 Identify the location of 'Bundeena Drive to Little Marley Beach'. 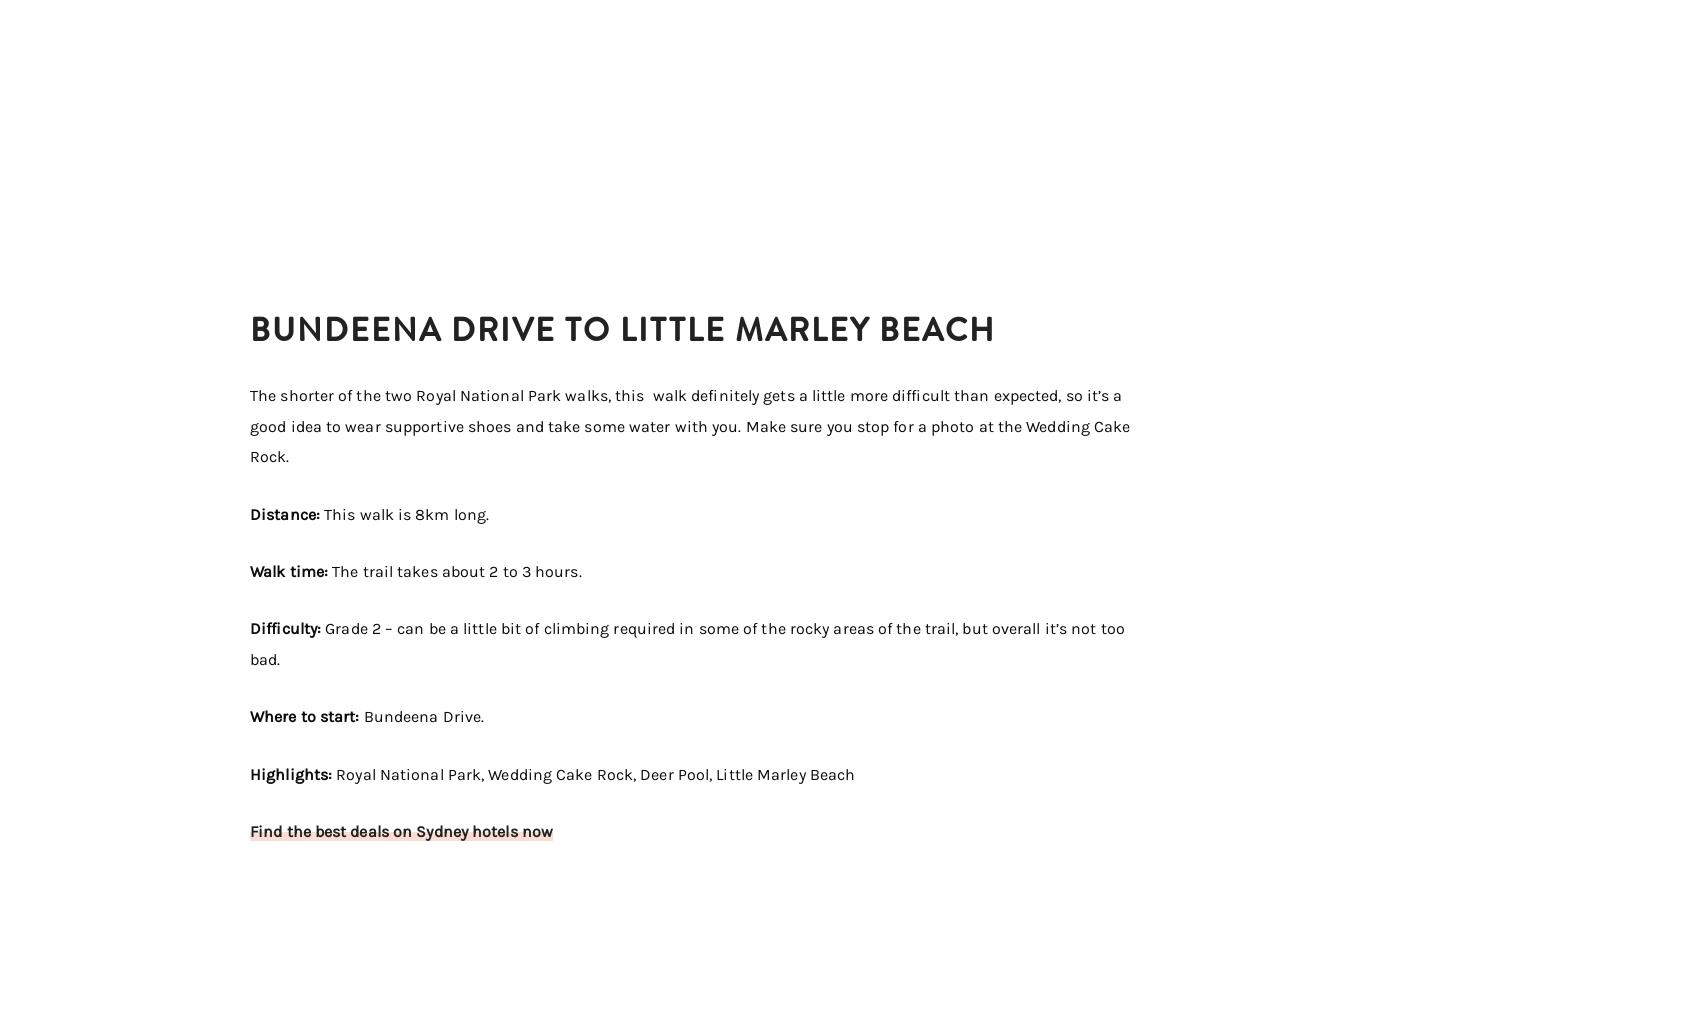
(622, 329).